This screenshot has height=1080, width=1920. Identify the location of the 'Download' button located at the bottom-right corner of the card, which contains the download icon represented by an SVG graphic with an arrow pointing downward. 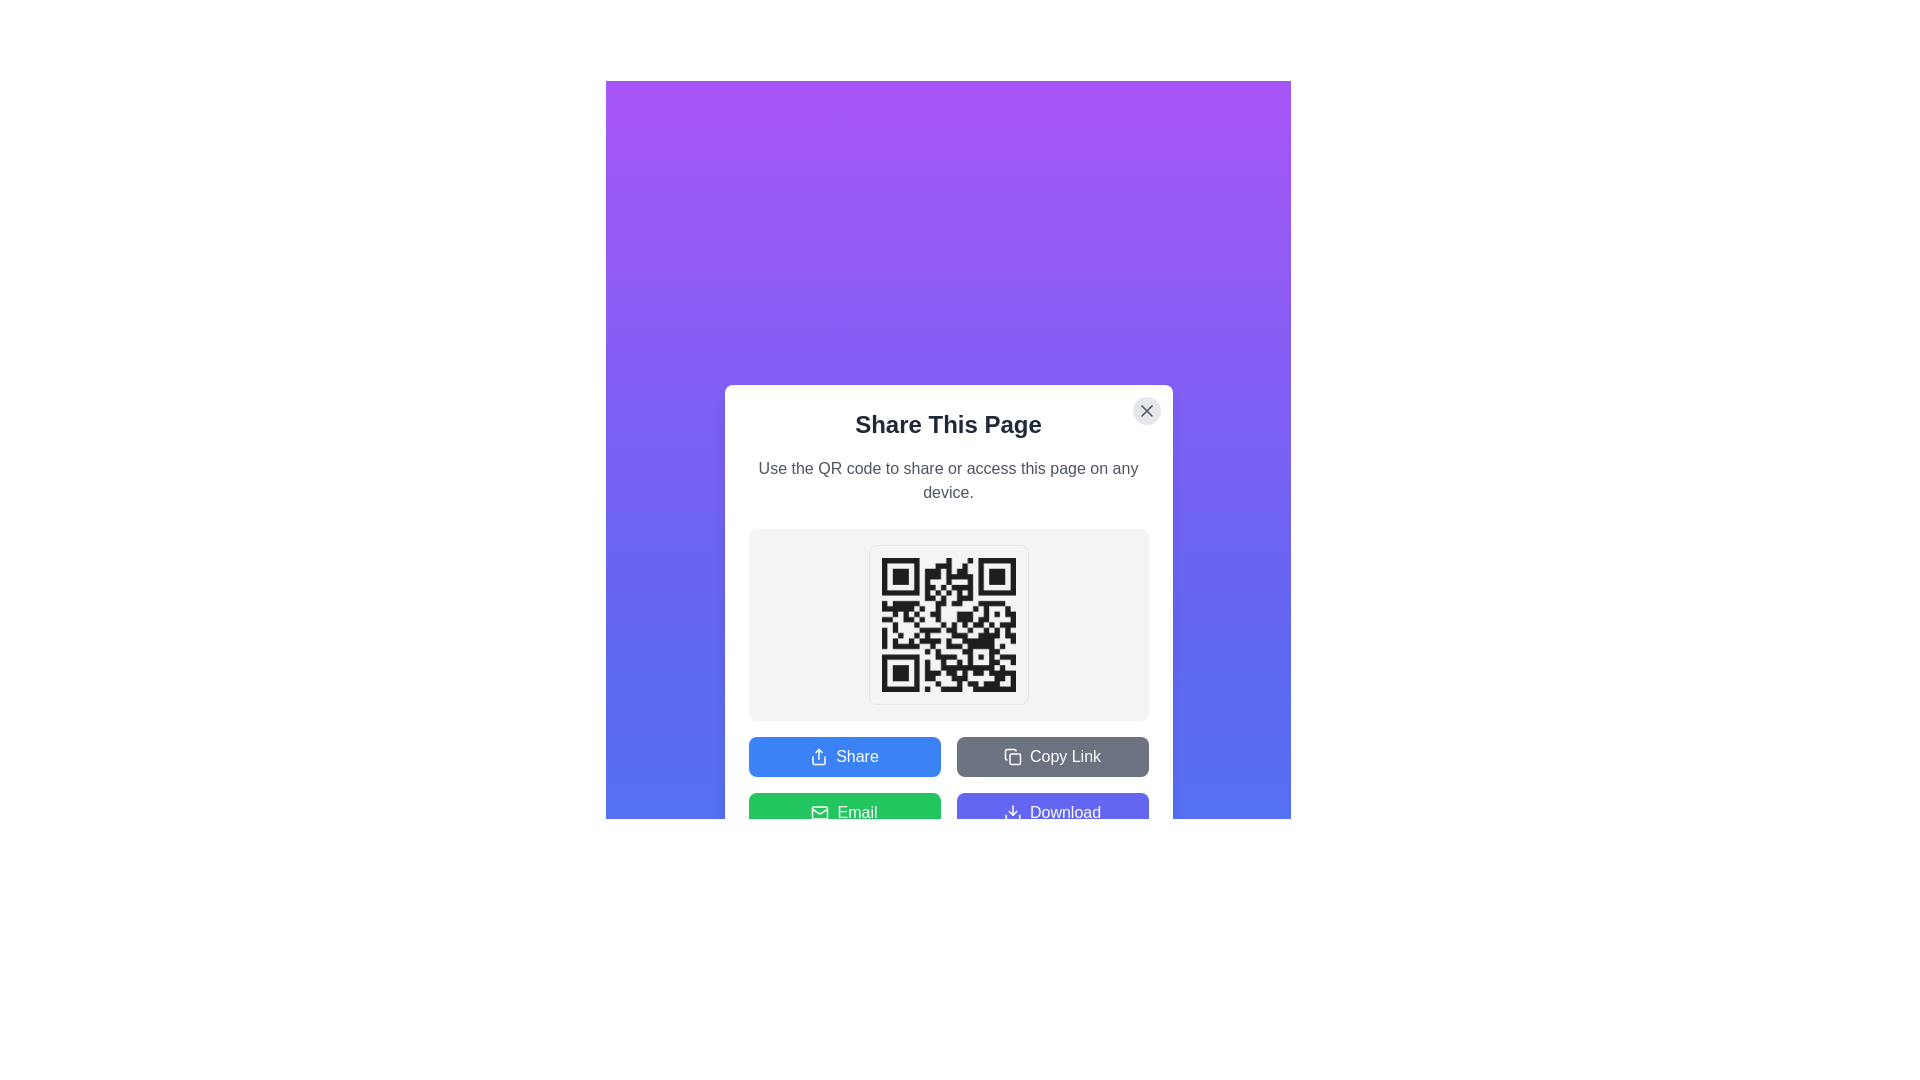
(1012, 813).